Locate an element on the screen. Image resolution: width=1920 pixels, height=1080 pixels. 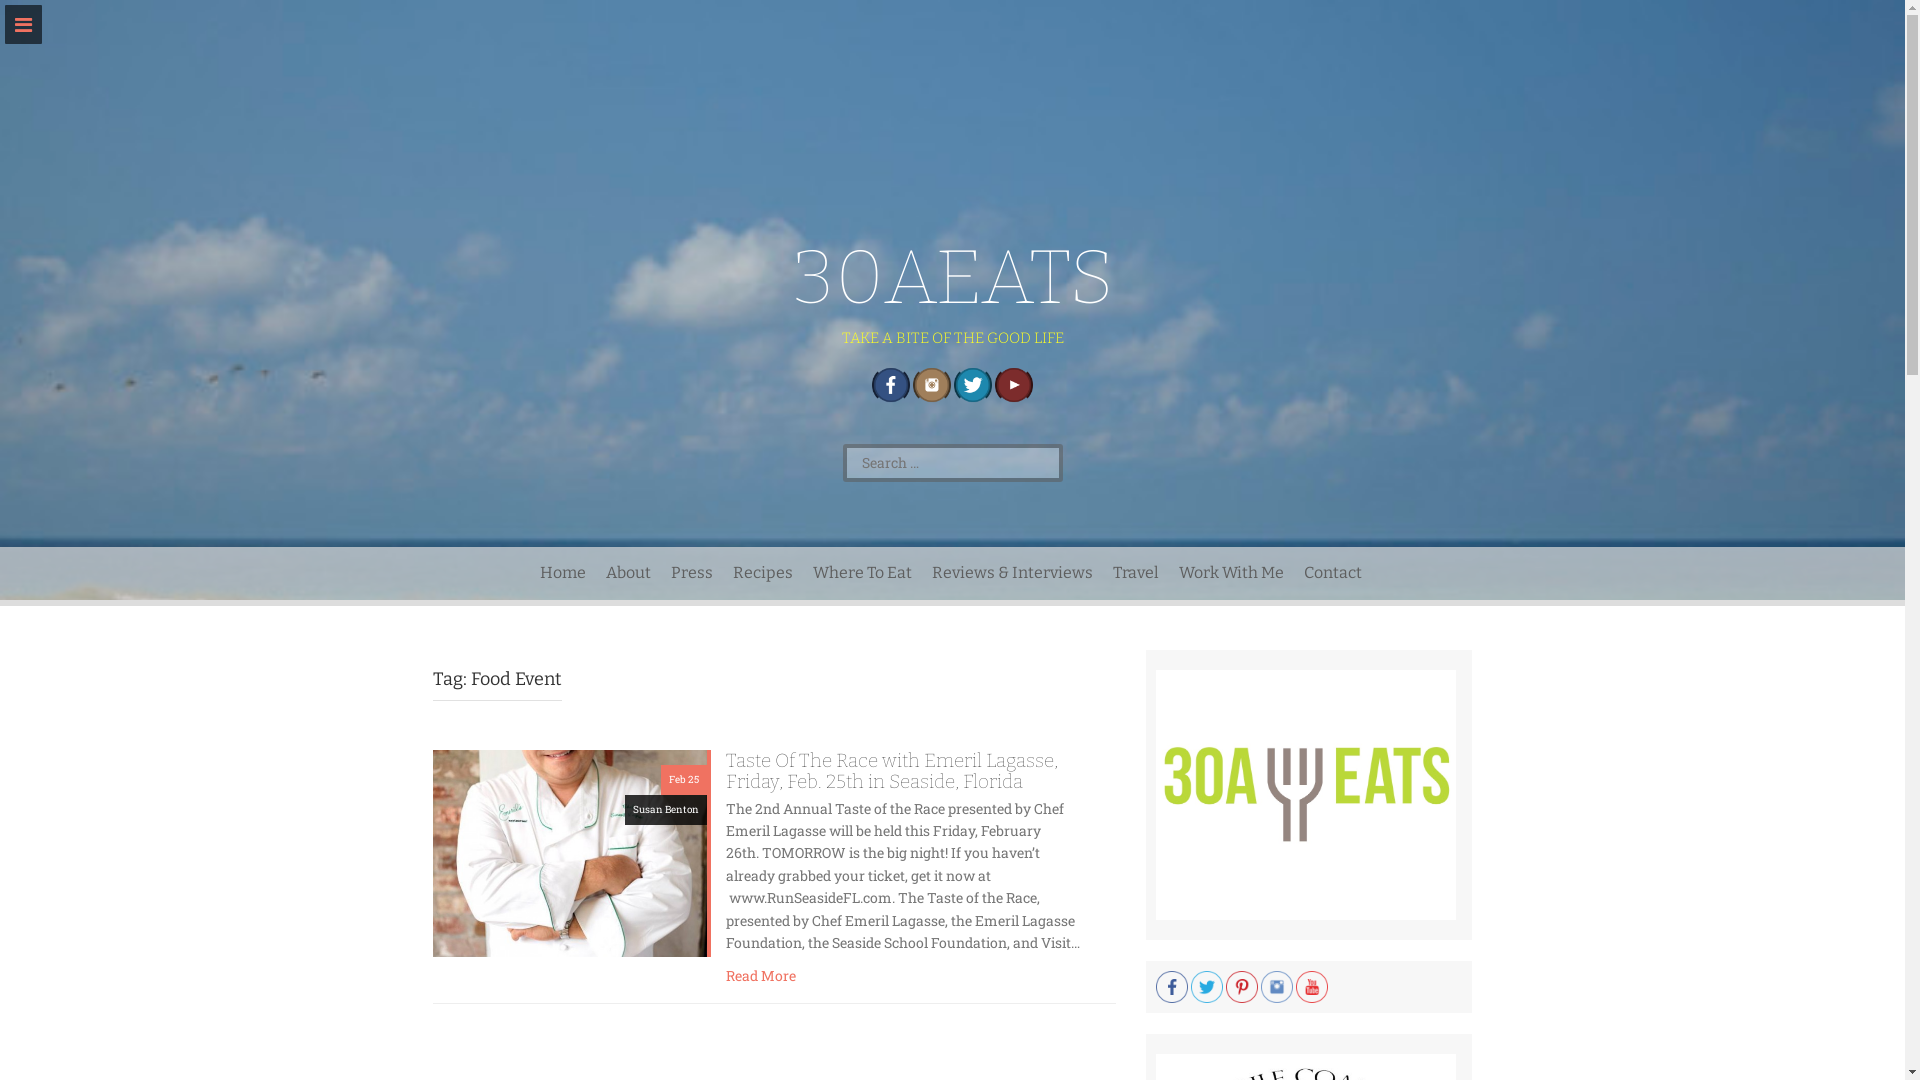
'Press' is located at coordinates (691, 573).